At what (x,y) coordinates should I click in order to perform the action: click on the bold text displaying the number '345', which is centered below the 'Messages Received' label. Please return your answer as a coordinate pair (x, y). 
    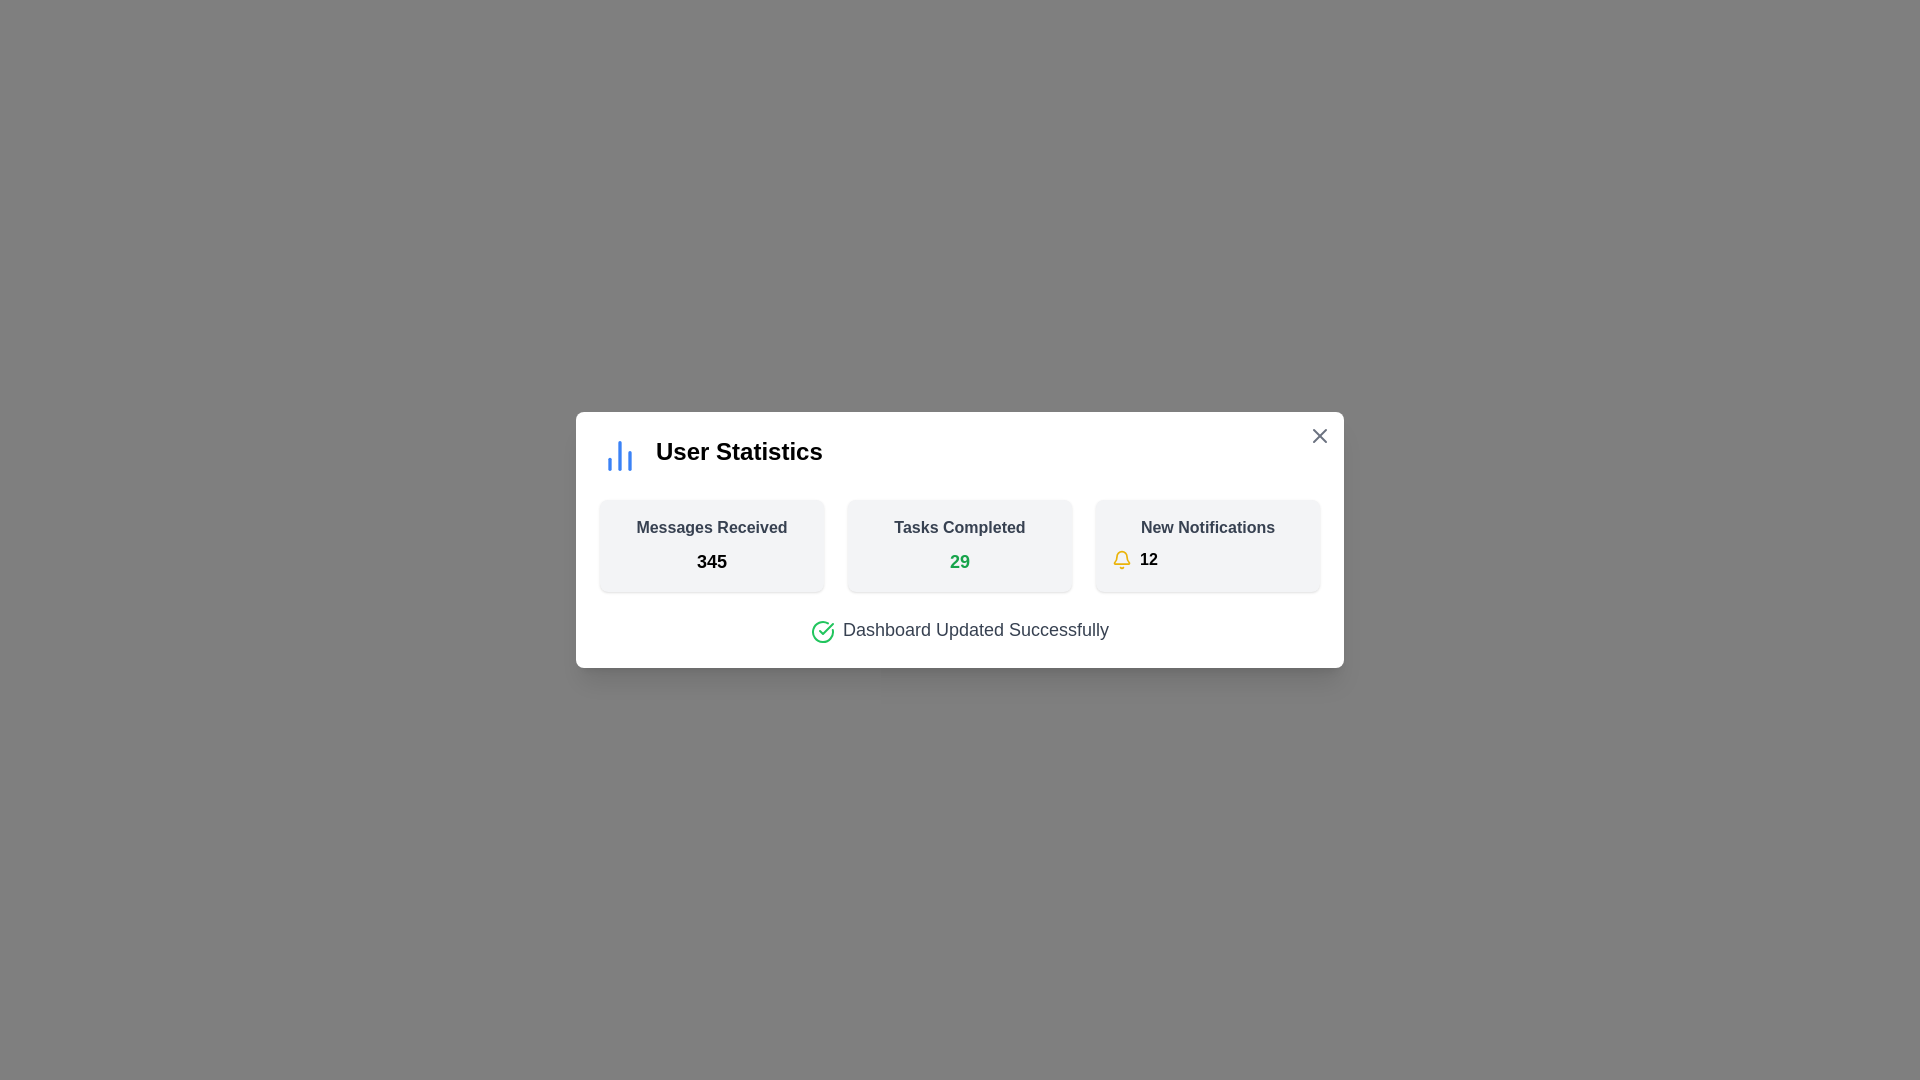
    Looking at the image, I should click on (711, 562).